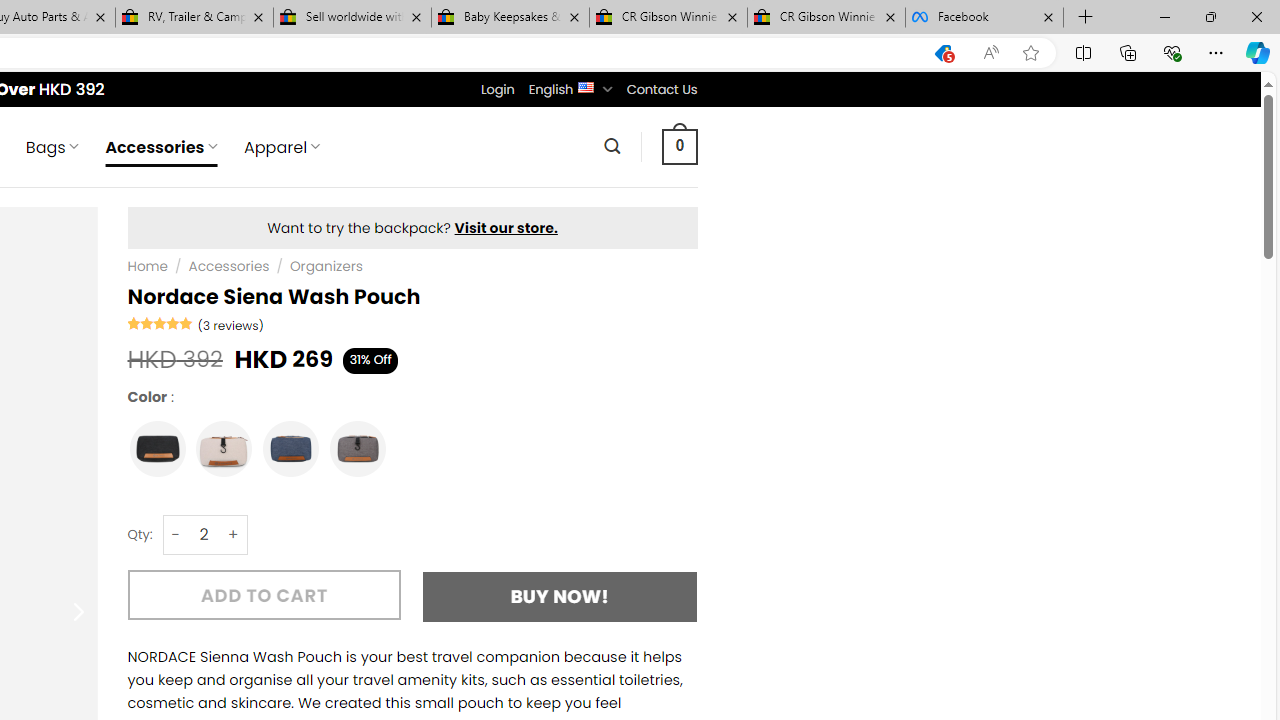  What do you see at coordinates (1257, 51) in the screenshot?
I see `'Copilot (Ctrl+Shift+.)'` at bounding box center [1257, 51].